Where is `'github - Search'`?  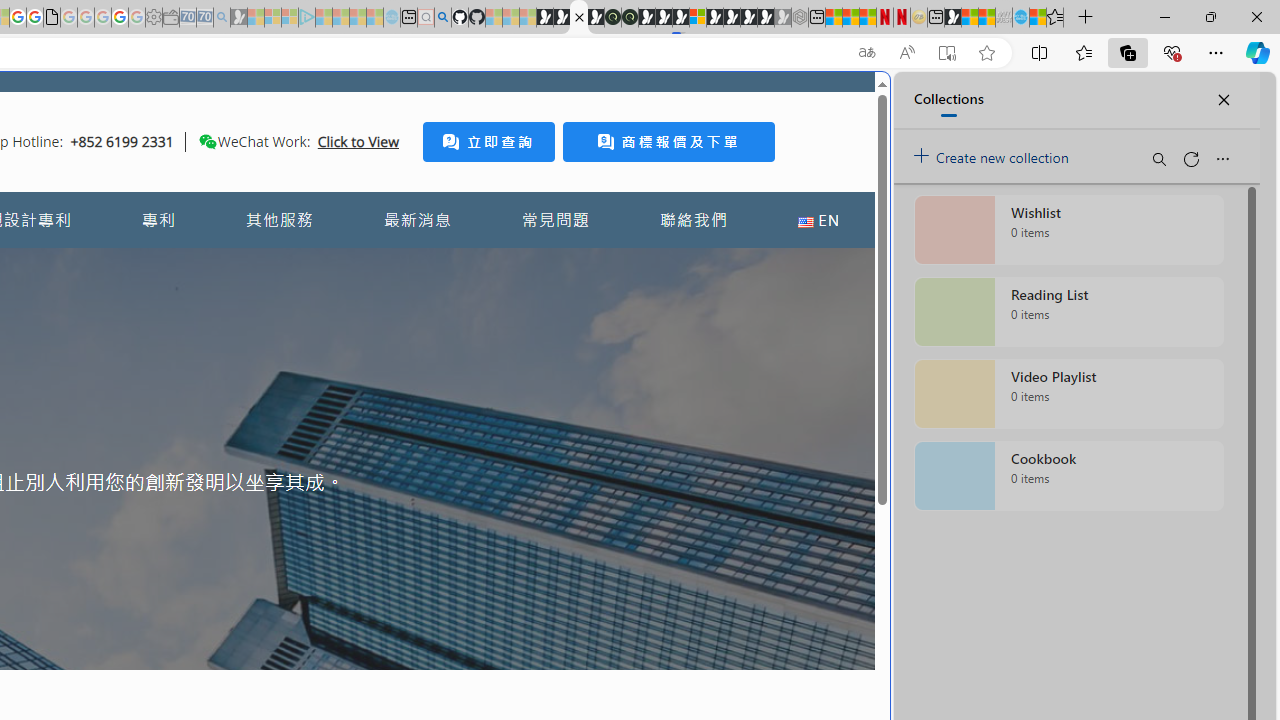
'github - Search' is located at coordinates (441, 17).